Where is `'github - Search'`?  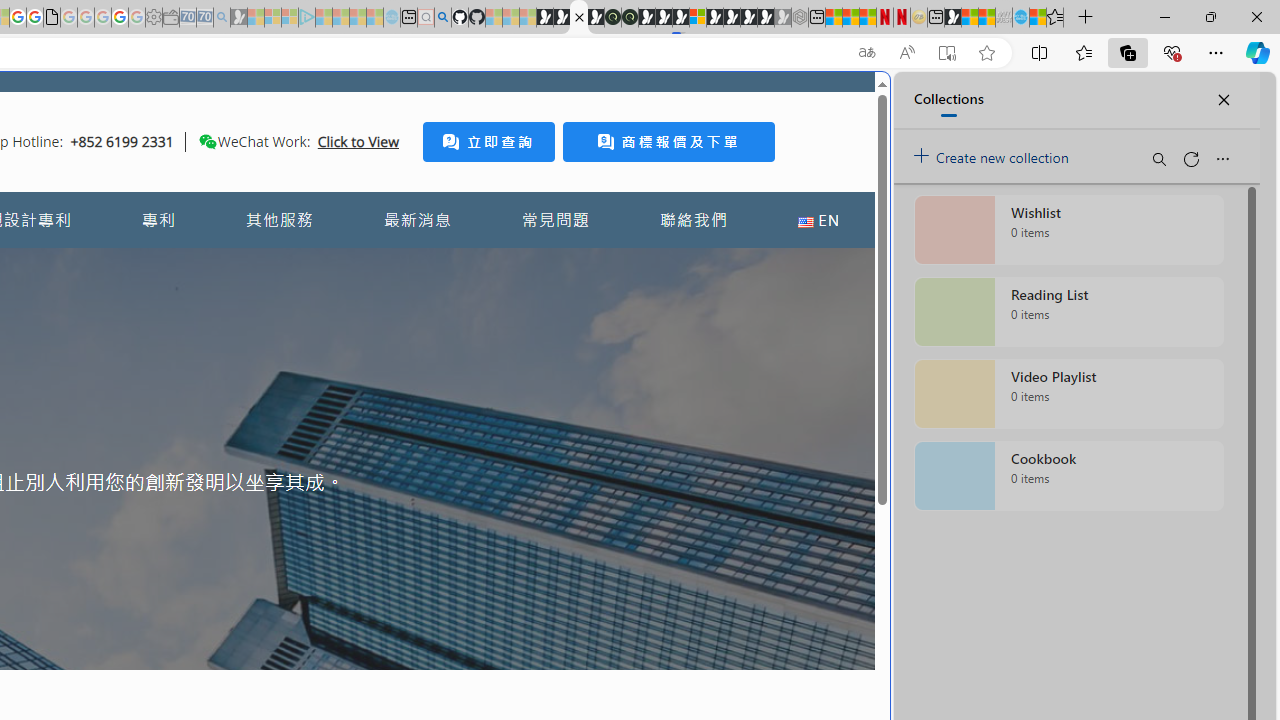
'github - Search' is located at coordinates (441, 17).